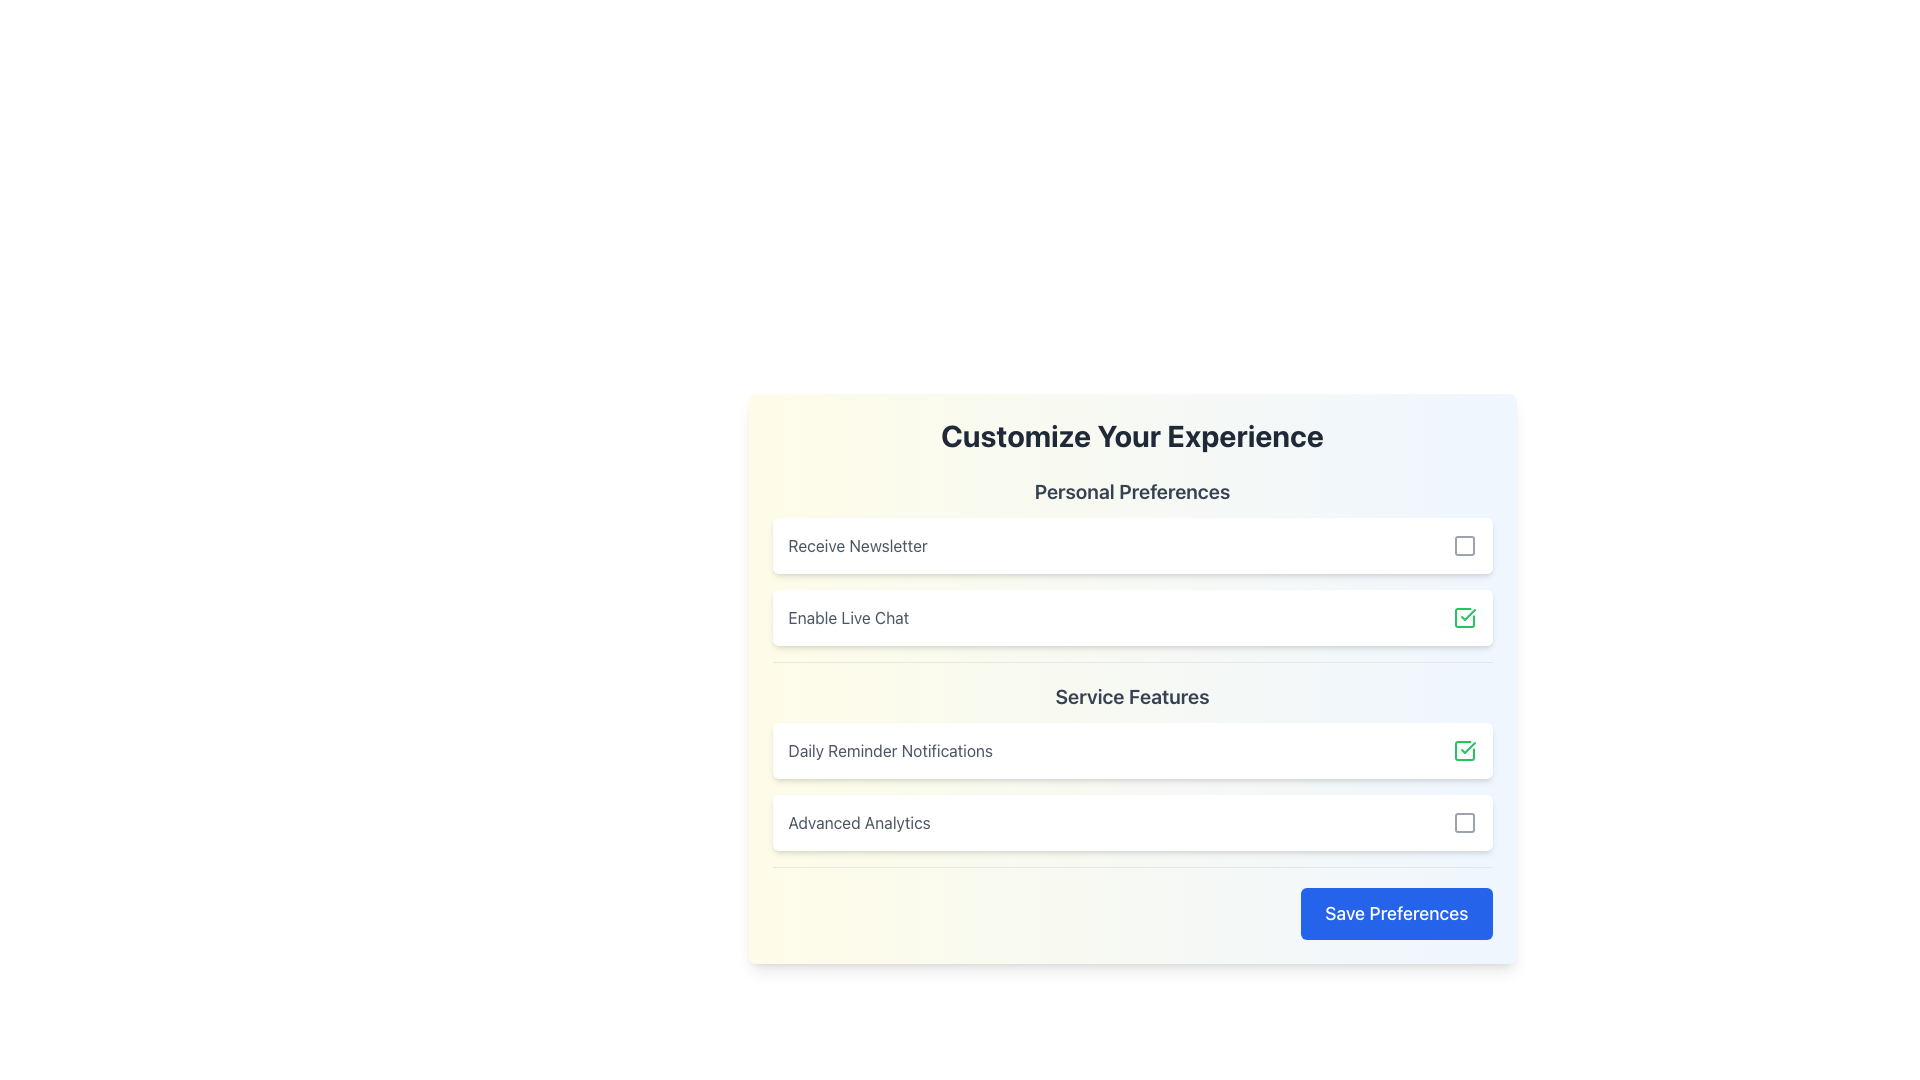 This screenshot has height=1080, width=1920. Describe the element at coordinates (1464, 822) in the screenshot. I see `the interactive checkbox for 'Advanced Analytics' located in the fourth row of the 'Service Features' section to check or uncheck it` at that location.